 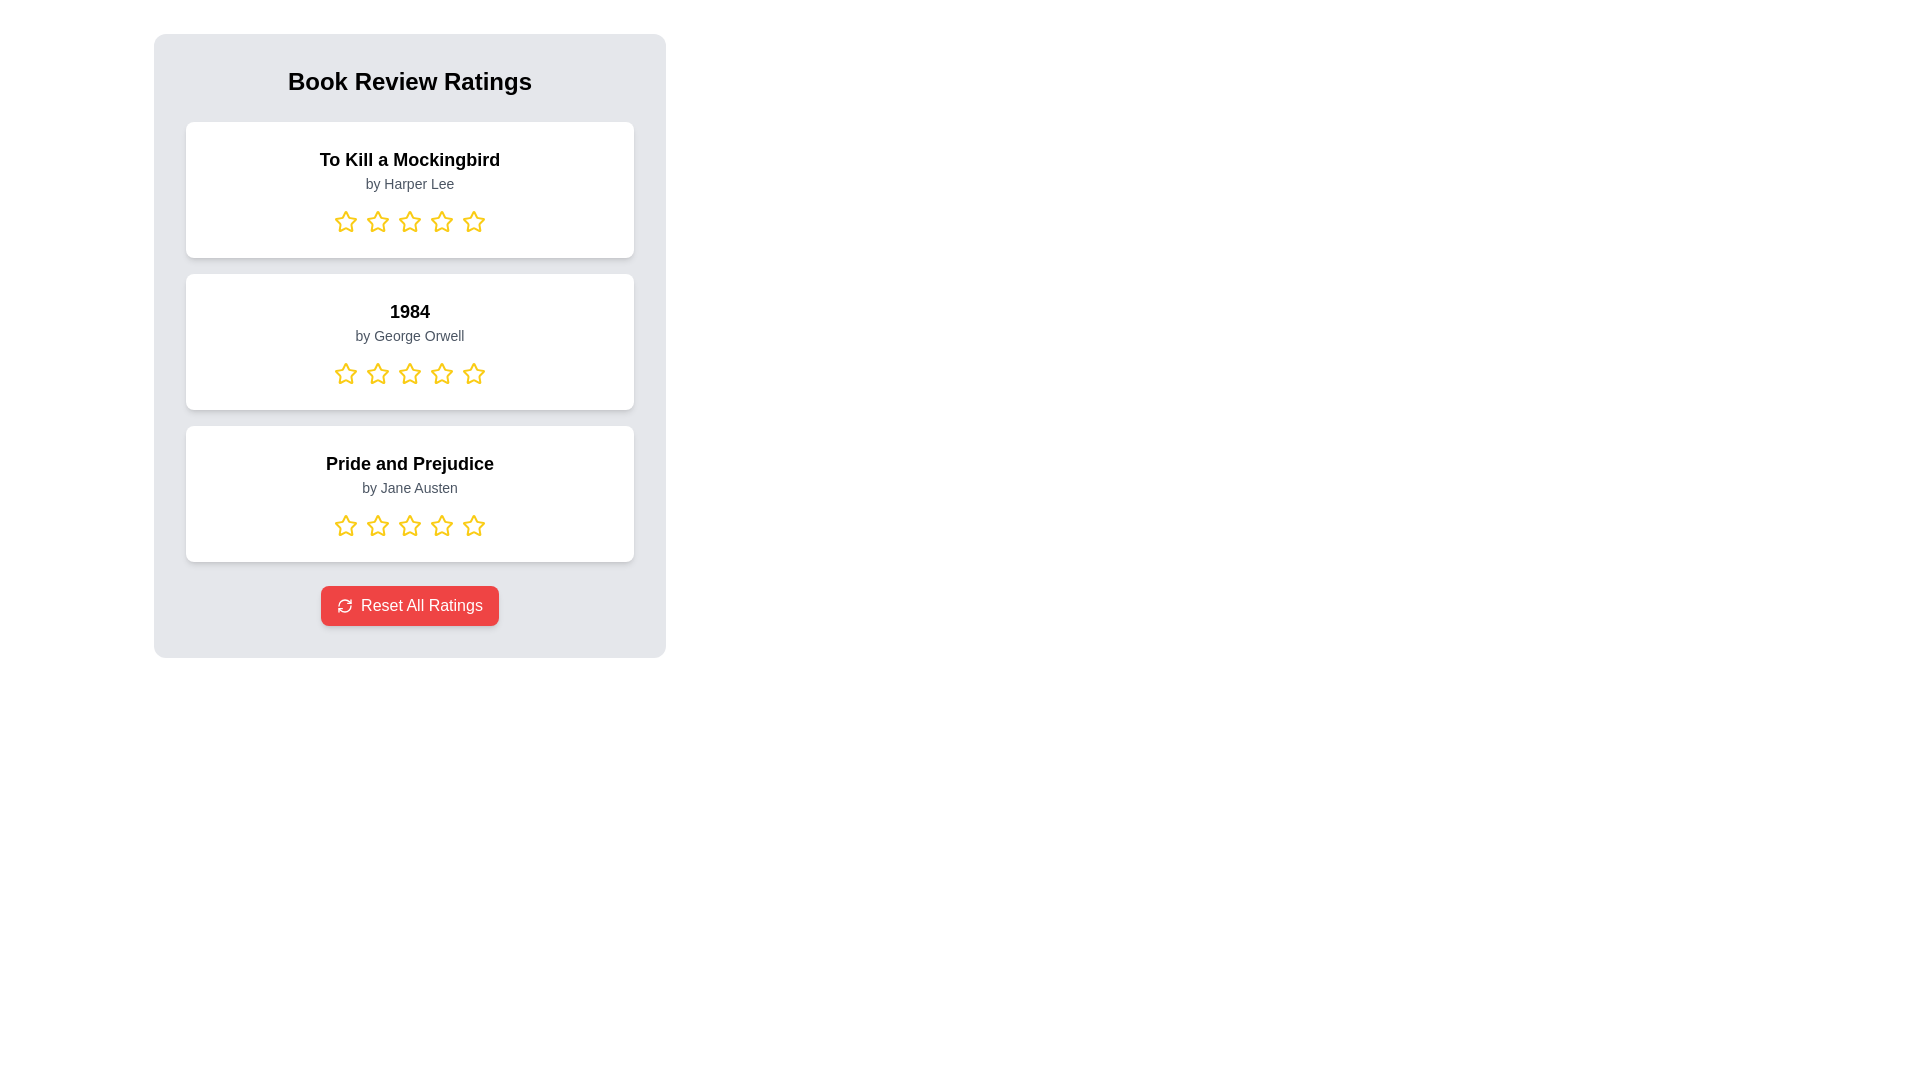 I want to click on the rating for a book by selecting 5 stars for the book titled 1984, so click(x=473, y=374).